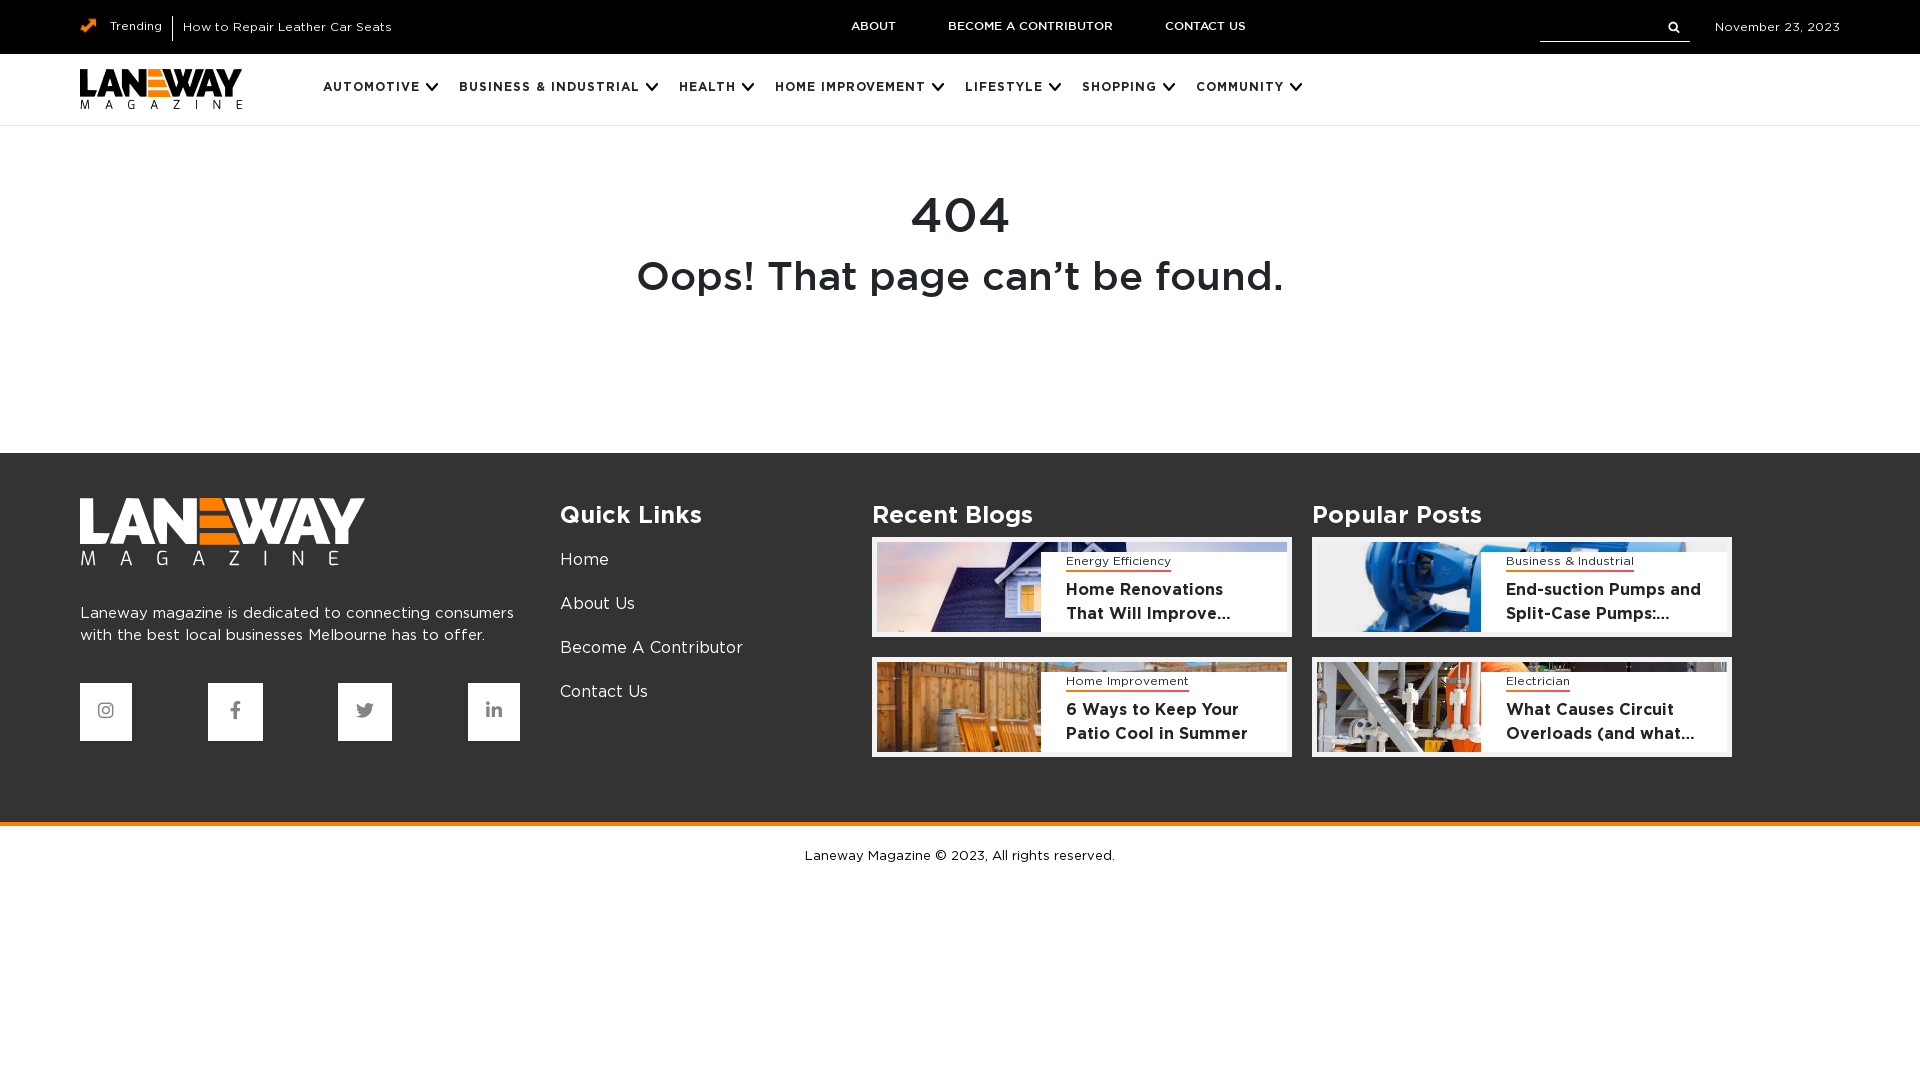  Describe the element at coordinates (583, 559) in the screenshot. I see `'Home'` at that location.